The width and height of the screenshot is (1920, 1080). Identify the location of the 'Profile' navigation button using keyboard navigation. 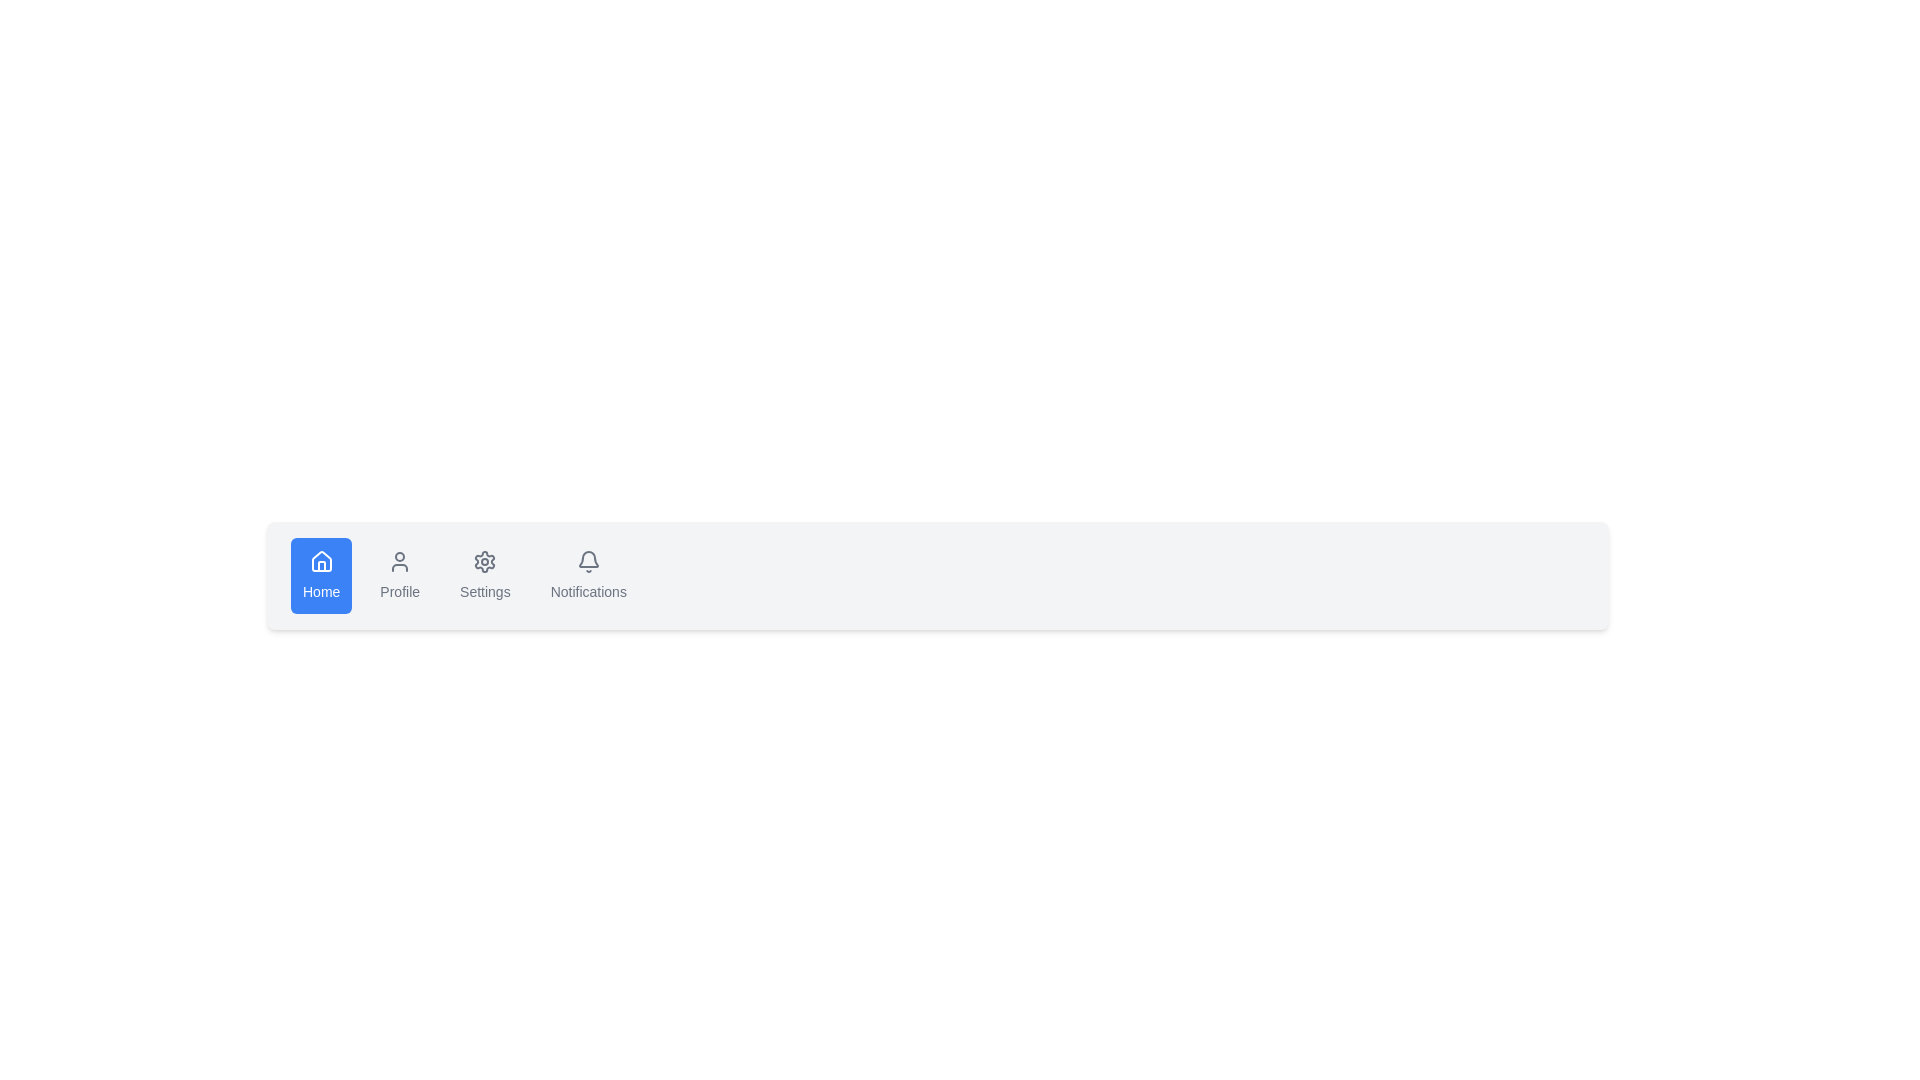
(400, 575).